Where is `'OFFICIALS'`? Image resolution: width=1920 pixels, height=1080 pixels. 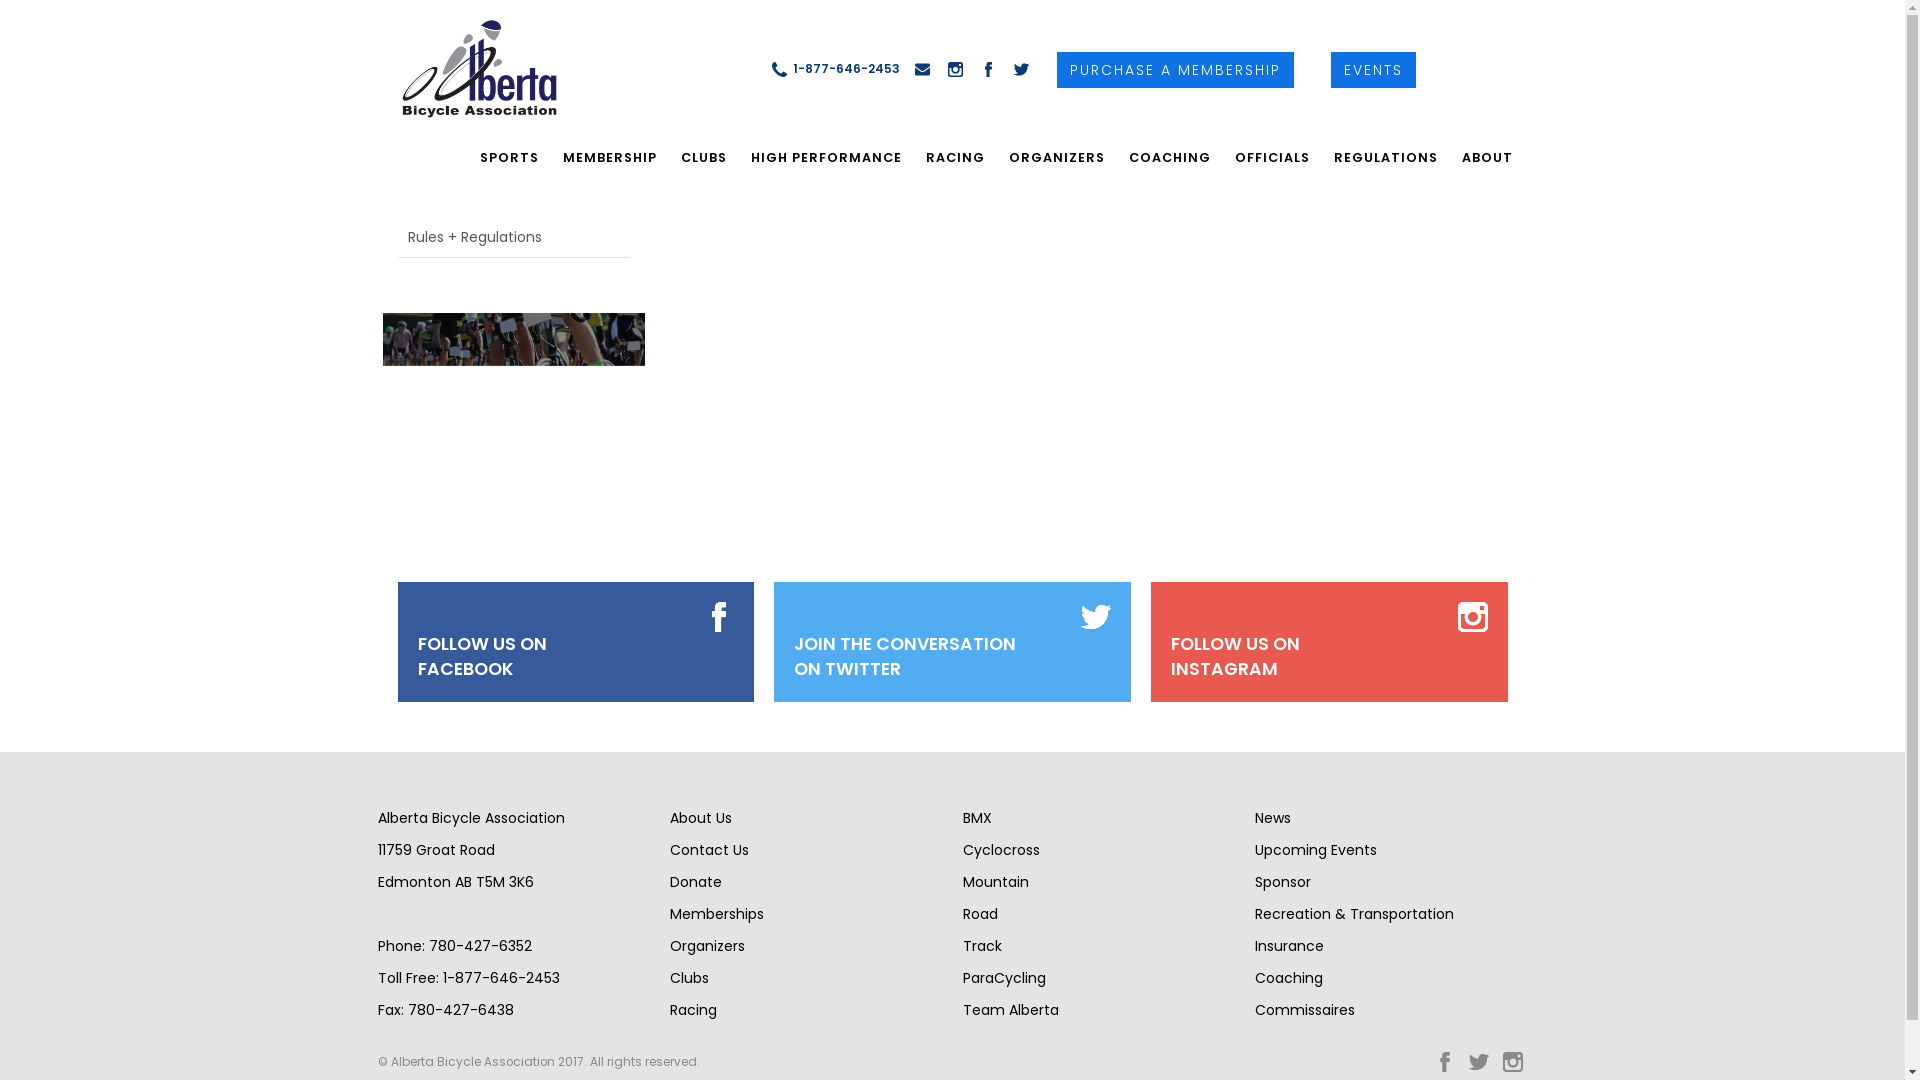
'OFFICIALS' is located at coordinates (1270, 157).